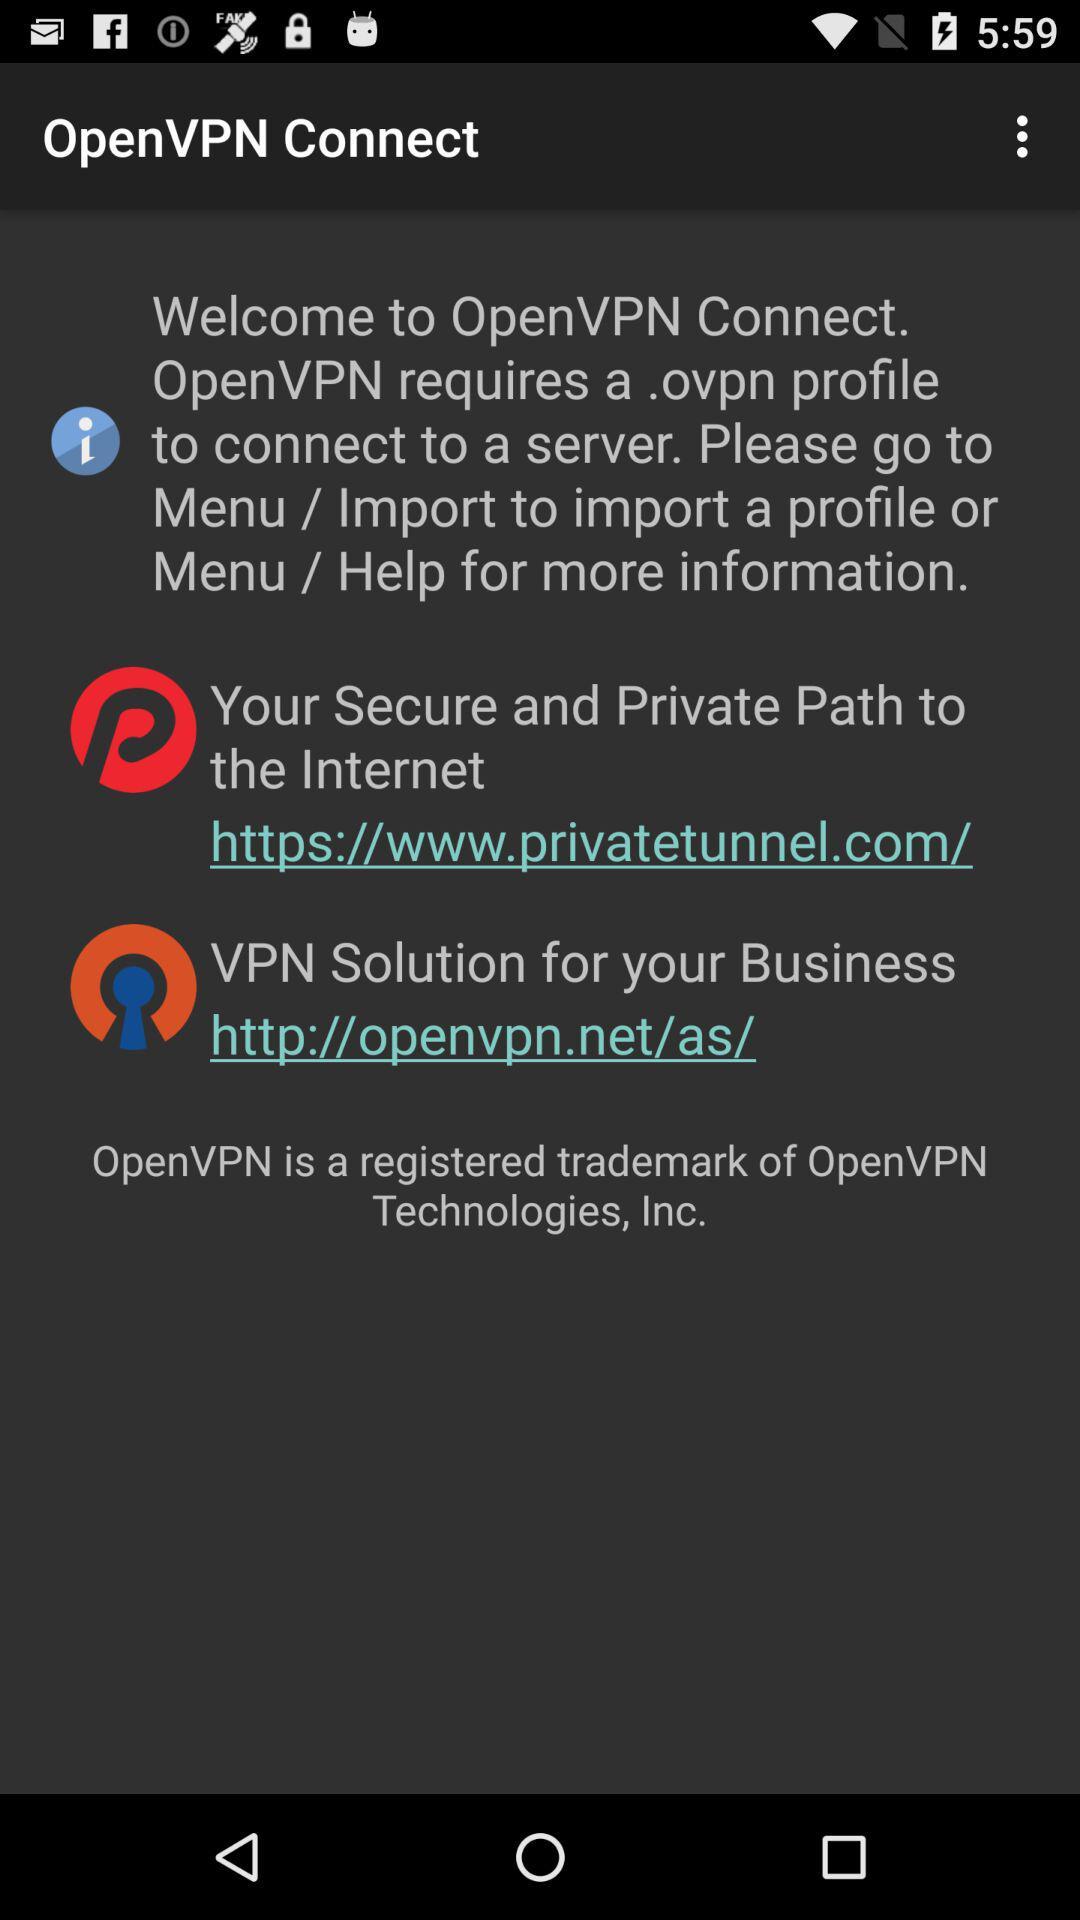 The height and width of the screenshot is (1920, 1080). I want to click on icon next to the openvpn connect app, so click(1027, 135).